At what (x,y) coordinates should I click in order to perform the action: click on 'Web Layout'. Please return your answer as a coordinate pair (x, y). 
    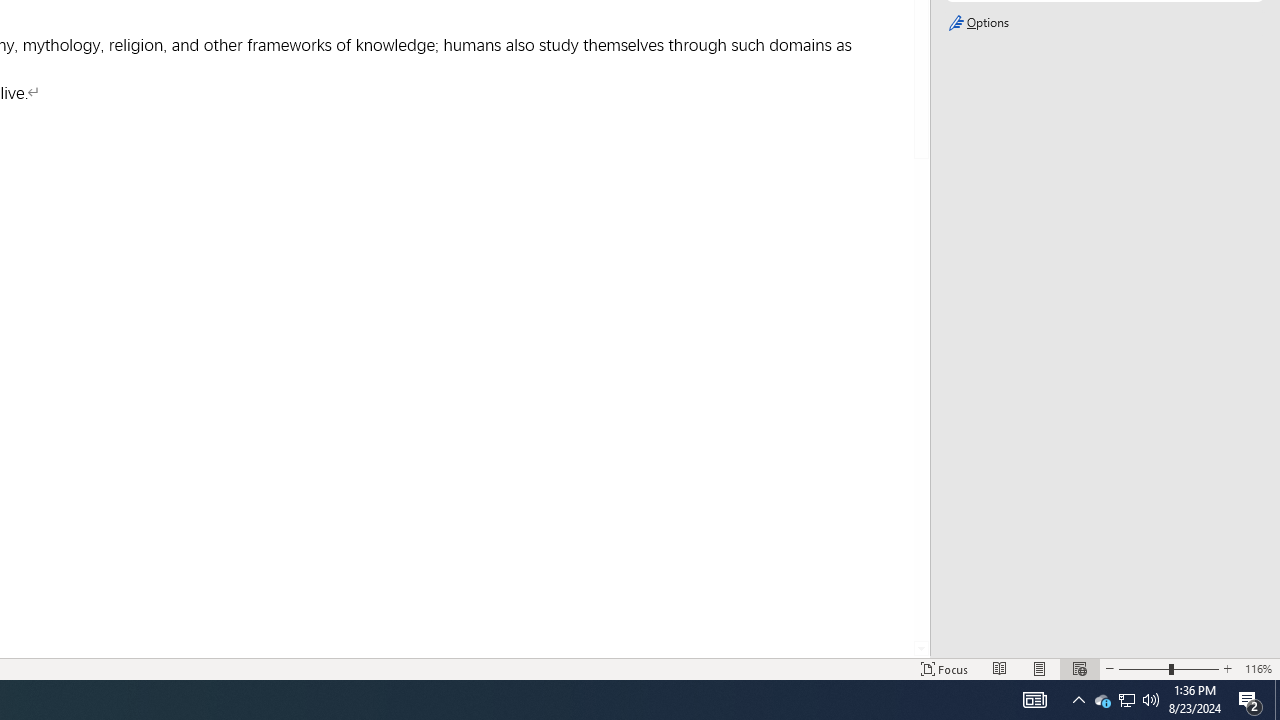
    Looking at the image, I should click on (1078, 669).